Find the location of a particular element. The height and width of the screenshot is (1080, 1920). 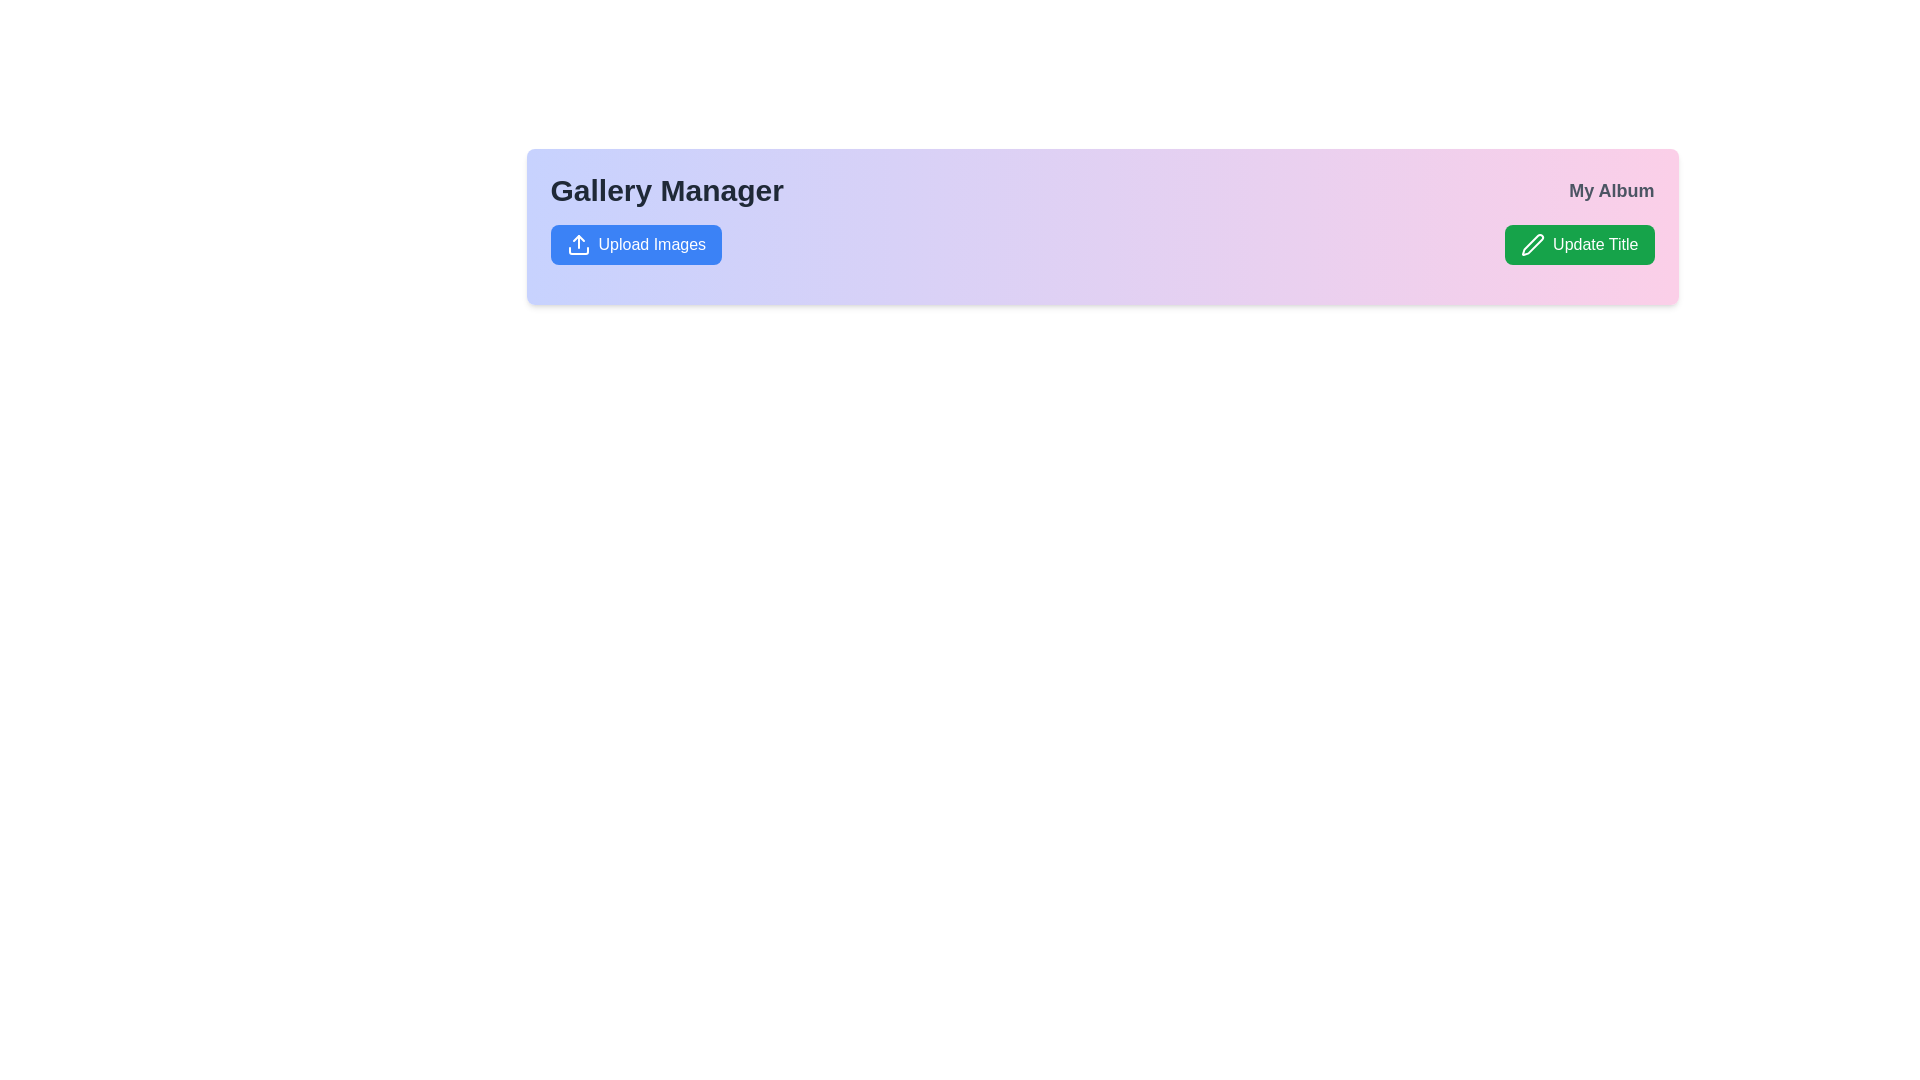

the 'Upload Images' button, which features an upload icon positioned to the left of the text label, to trigger the upload functionality is located at coordinates (577, 244).